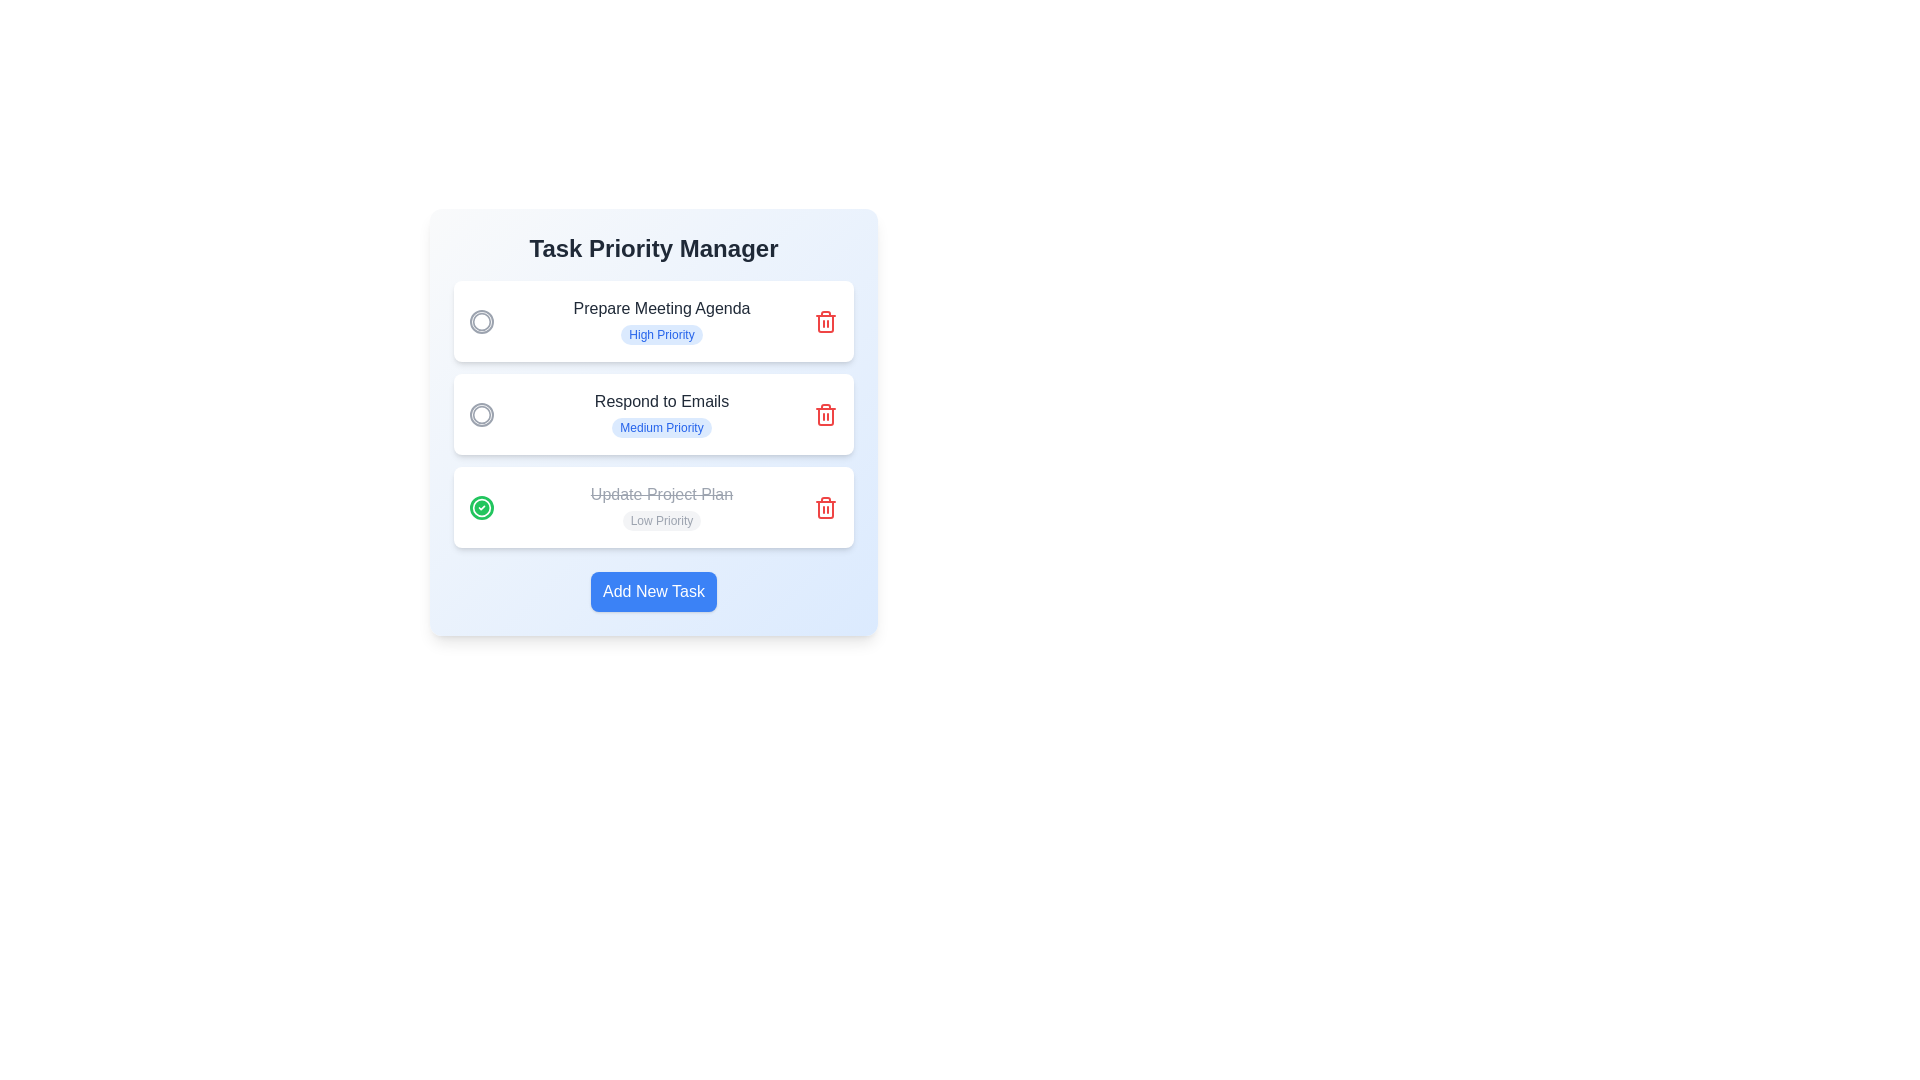  Describe the element at coordinates (662, 519) in the screenshot. I see `the 'Low Priority' label, which is a small, rounded rectangle with a light gray background located under the strikethrough text 'Update Project Plan' in the third task of a three-task list interface` at that location.